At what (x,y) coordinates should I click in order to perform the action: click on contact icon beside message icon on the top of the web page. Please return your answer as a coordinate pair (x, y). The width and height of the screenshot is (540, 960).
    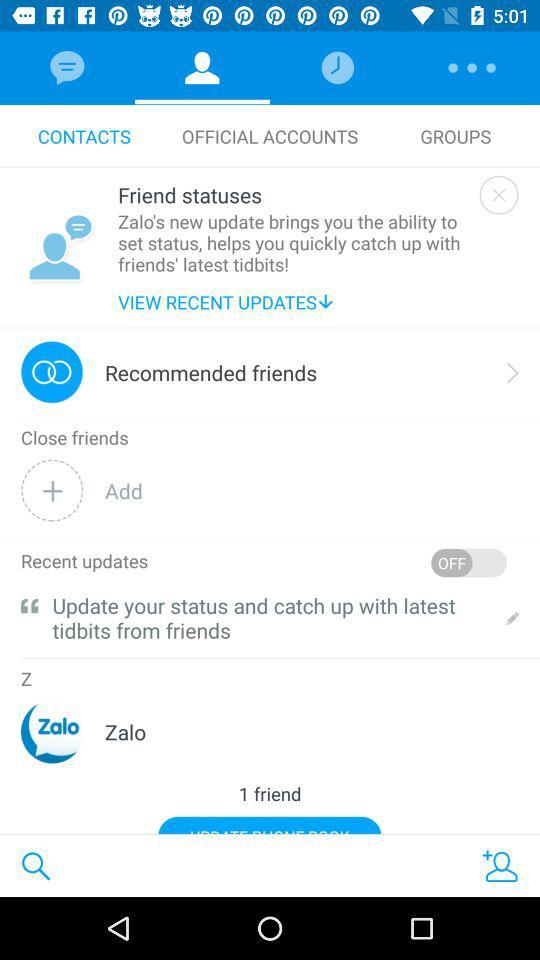
    Looking at the image, I should click on (202, 68).